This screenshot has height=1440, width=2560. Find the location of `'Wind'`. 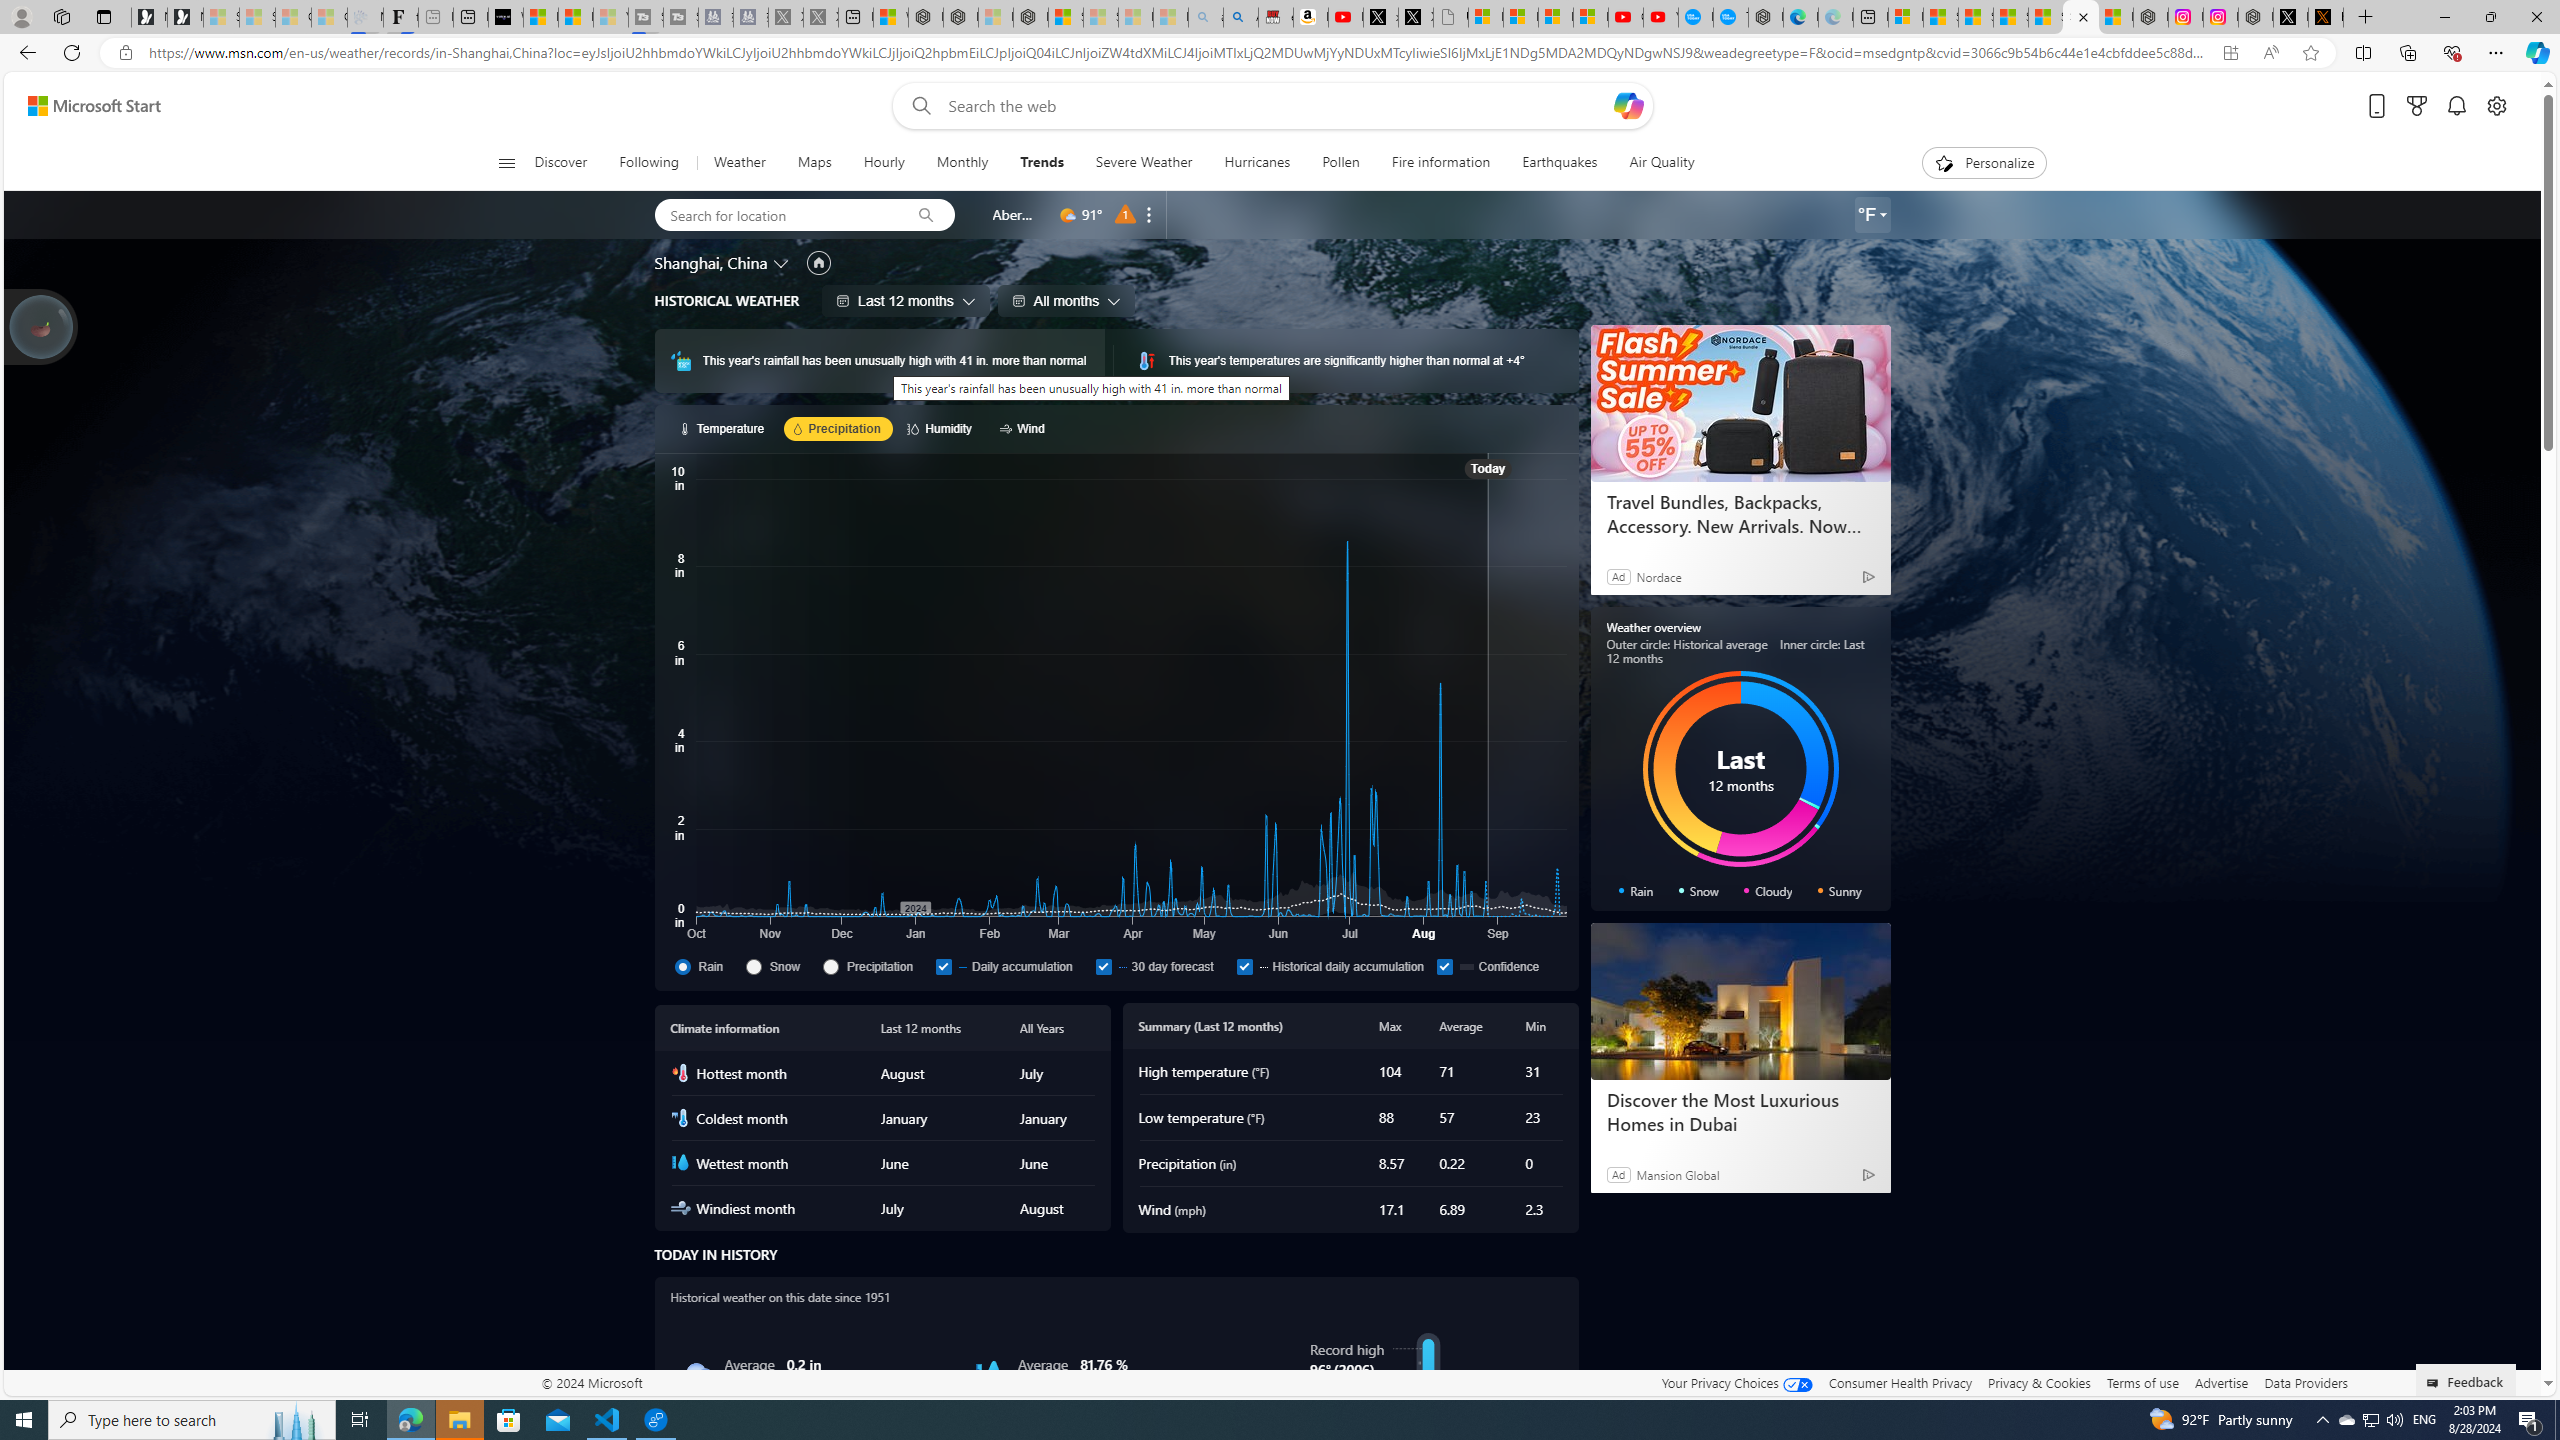

'Wind' is located at coordinates (1024, 428).